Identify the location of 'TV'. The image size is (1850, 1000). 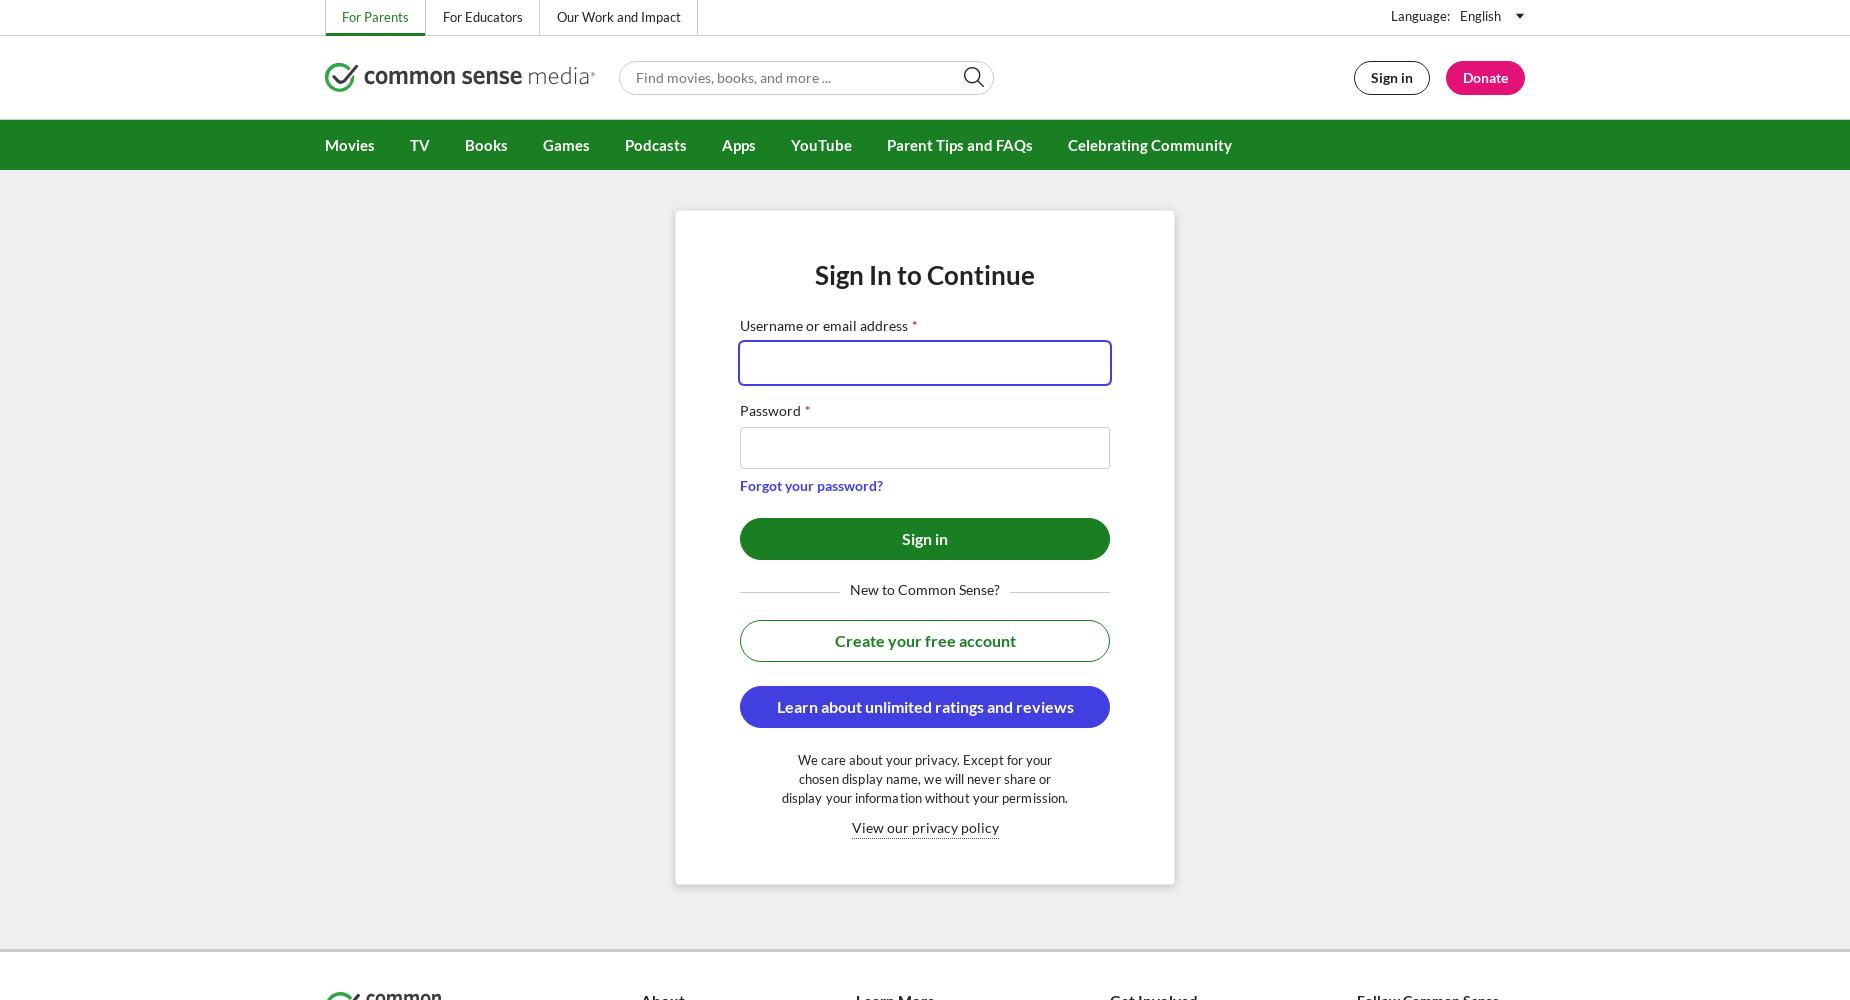
(418, 145).